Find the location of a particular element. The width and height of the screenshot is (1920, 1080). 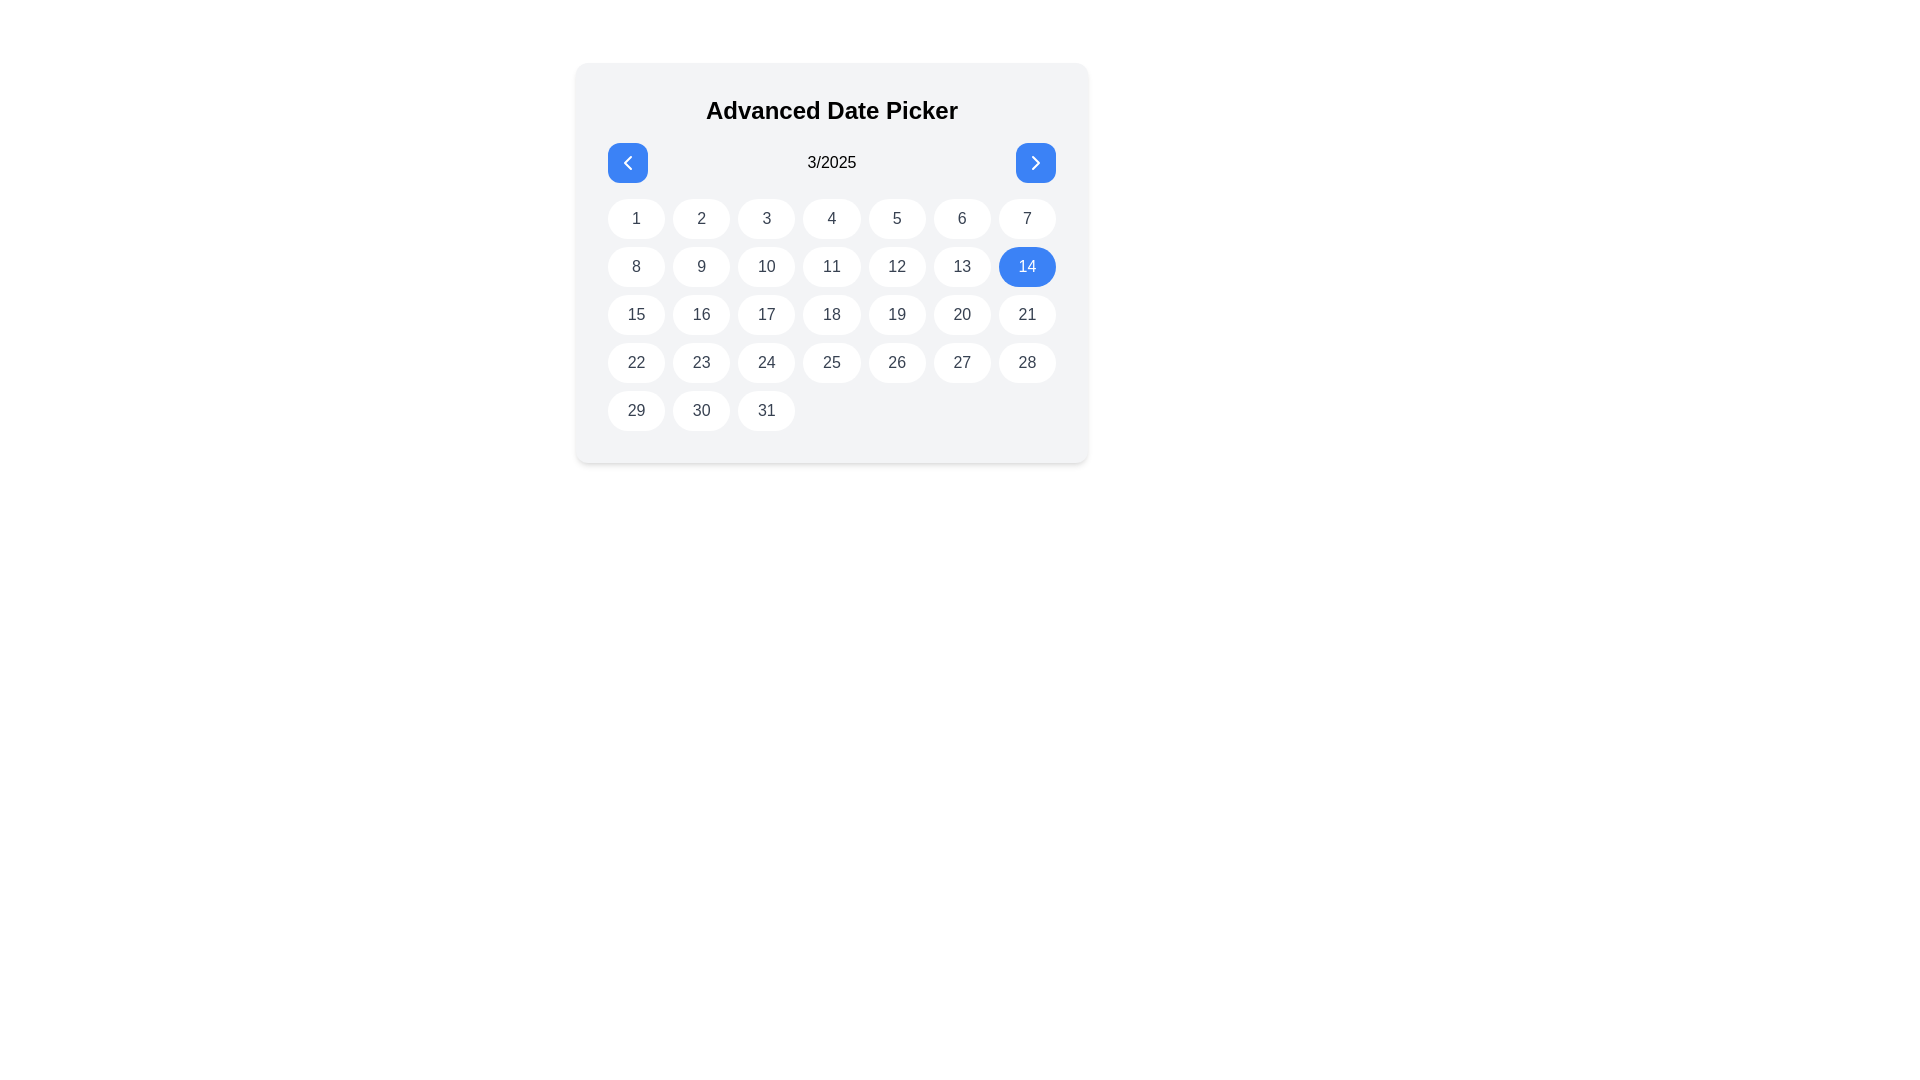

the interactive date selector button displaying '28' in the calendar grid is located at coordinates (1027, 362).